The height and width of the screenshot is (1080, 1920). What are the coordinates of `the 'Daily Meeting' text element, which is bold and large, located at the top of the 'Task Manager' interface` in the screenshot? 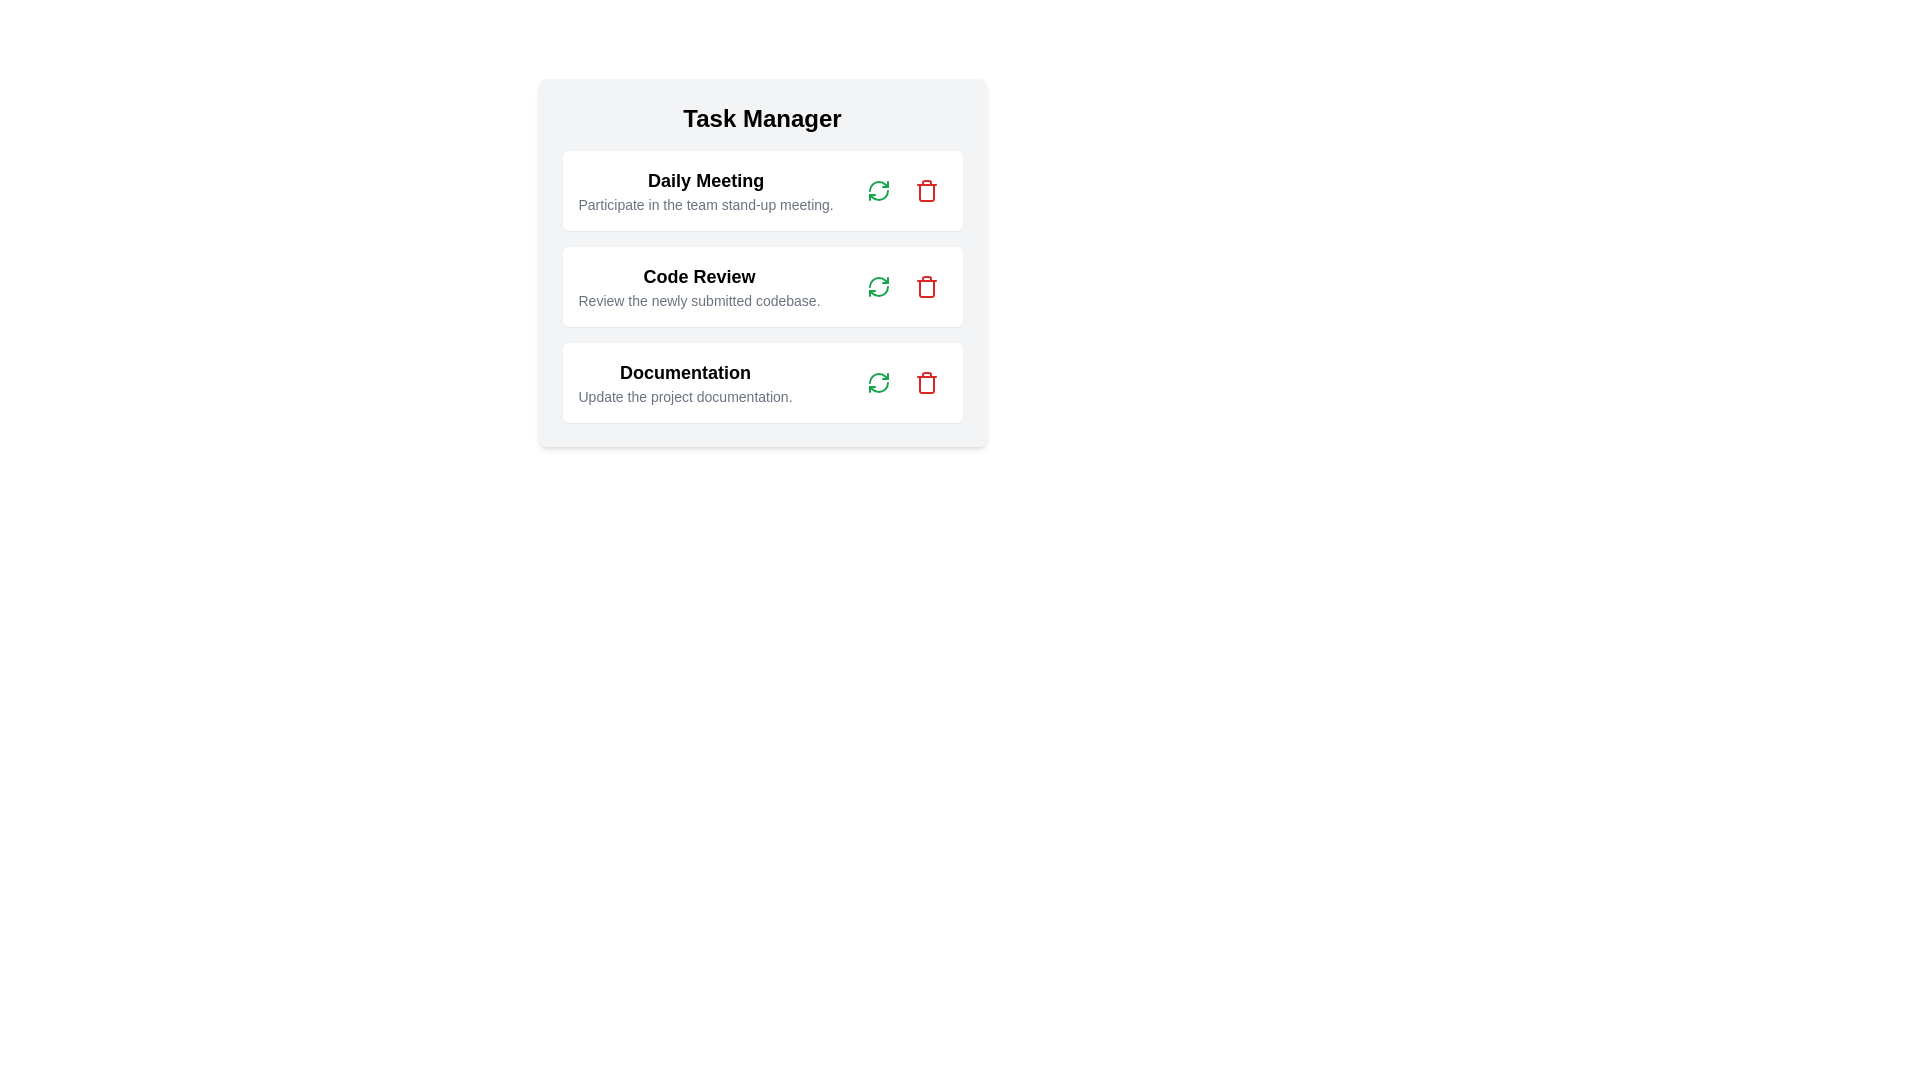 It's located at (706, 181).